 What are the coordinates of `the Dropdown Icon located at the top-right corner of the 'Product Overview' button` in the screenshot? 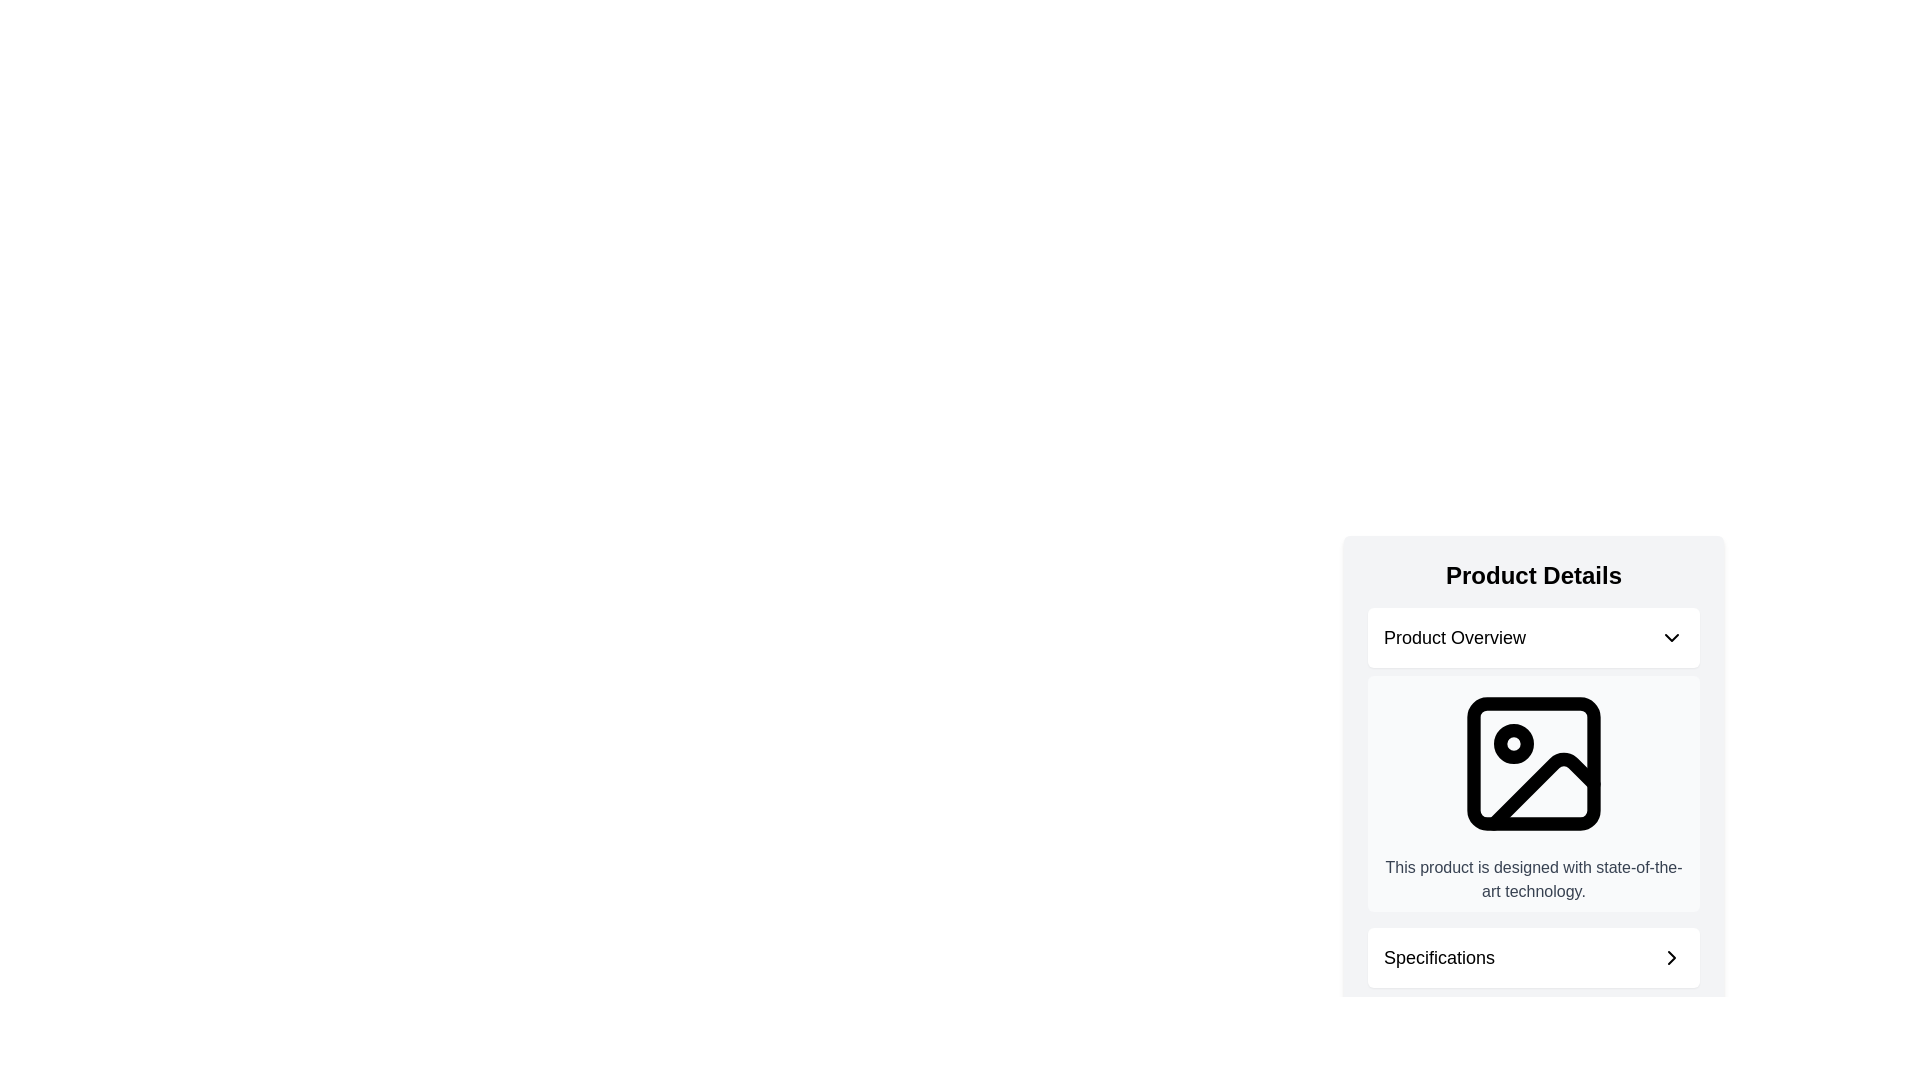 It's located at (1671, 637).